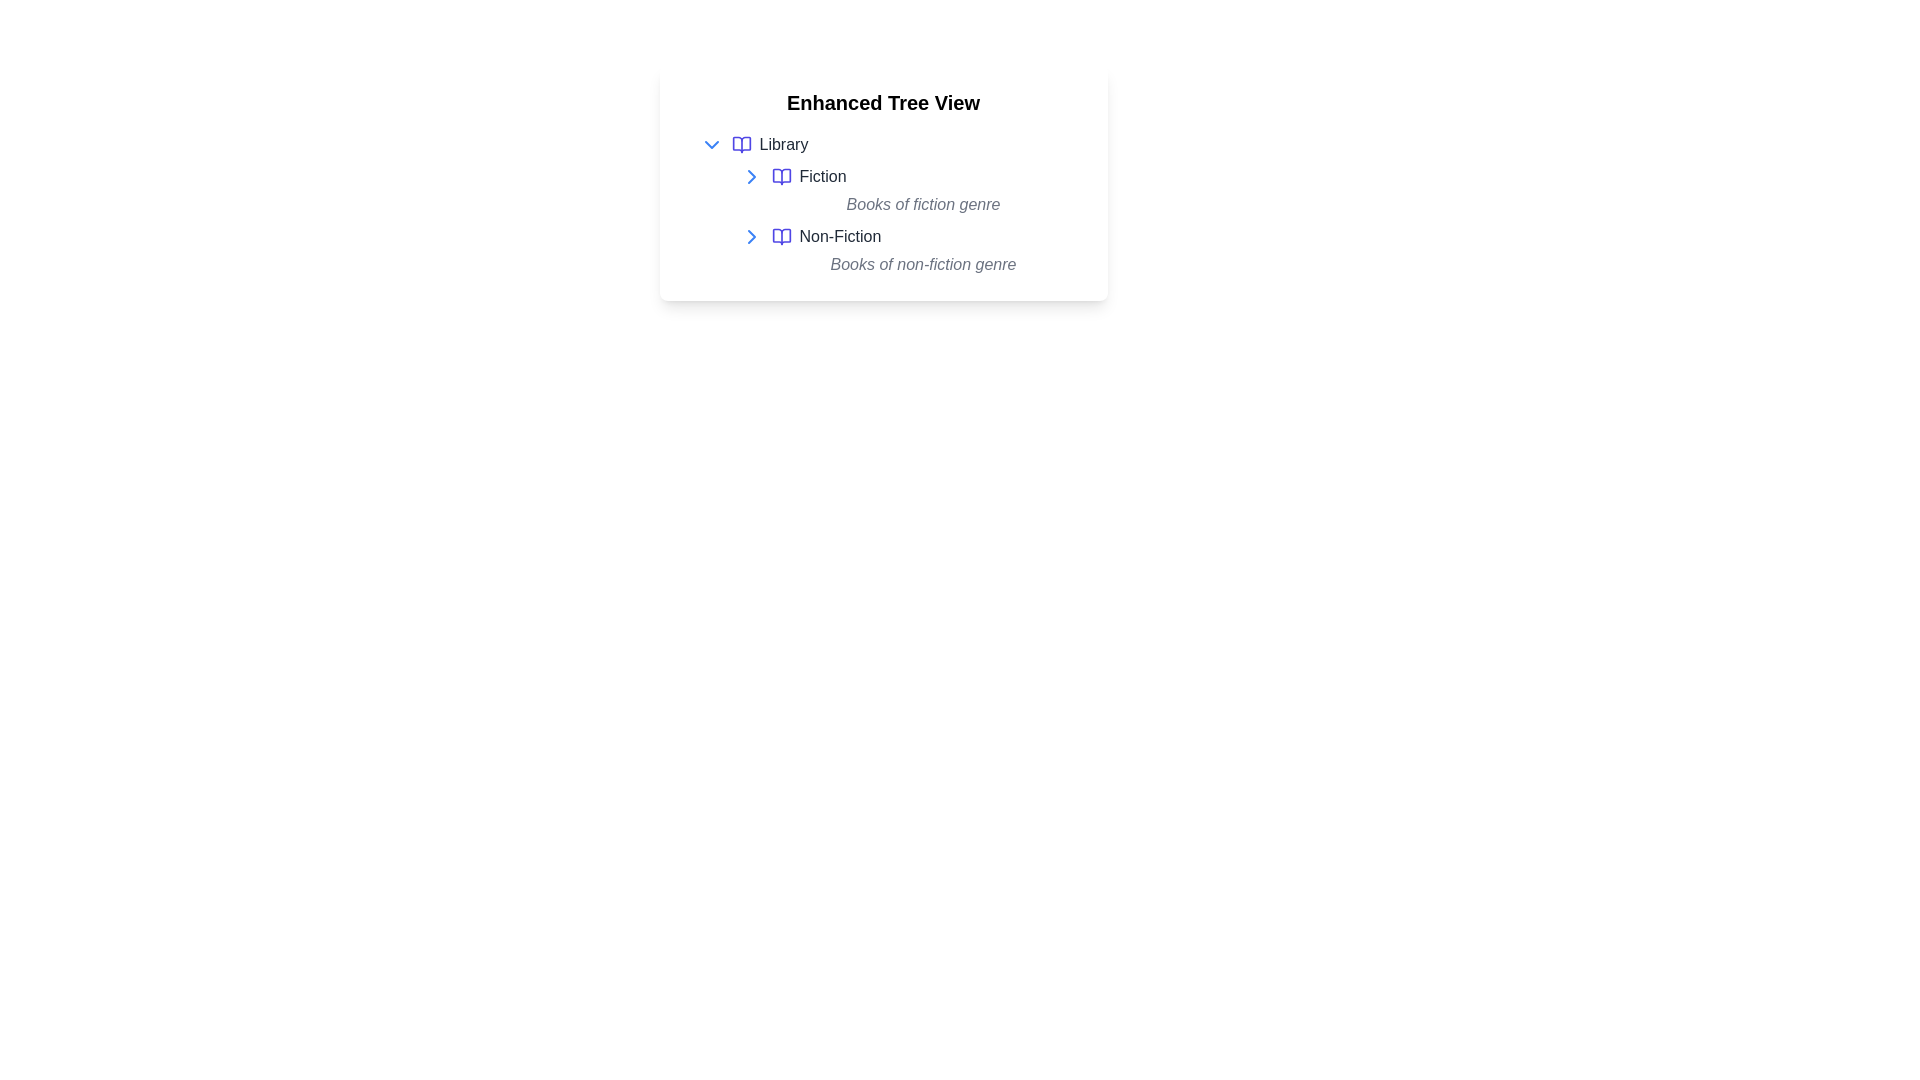 The width and height of the screenshot is (1920, 1080). I want to click on the 'Fiction' text label with an open book icon, which is a sub-item under the 'Library' section in the tree-view structure, so click(809, 176).